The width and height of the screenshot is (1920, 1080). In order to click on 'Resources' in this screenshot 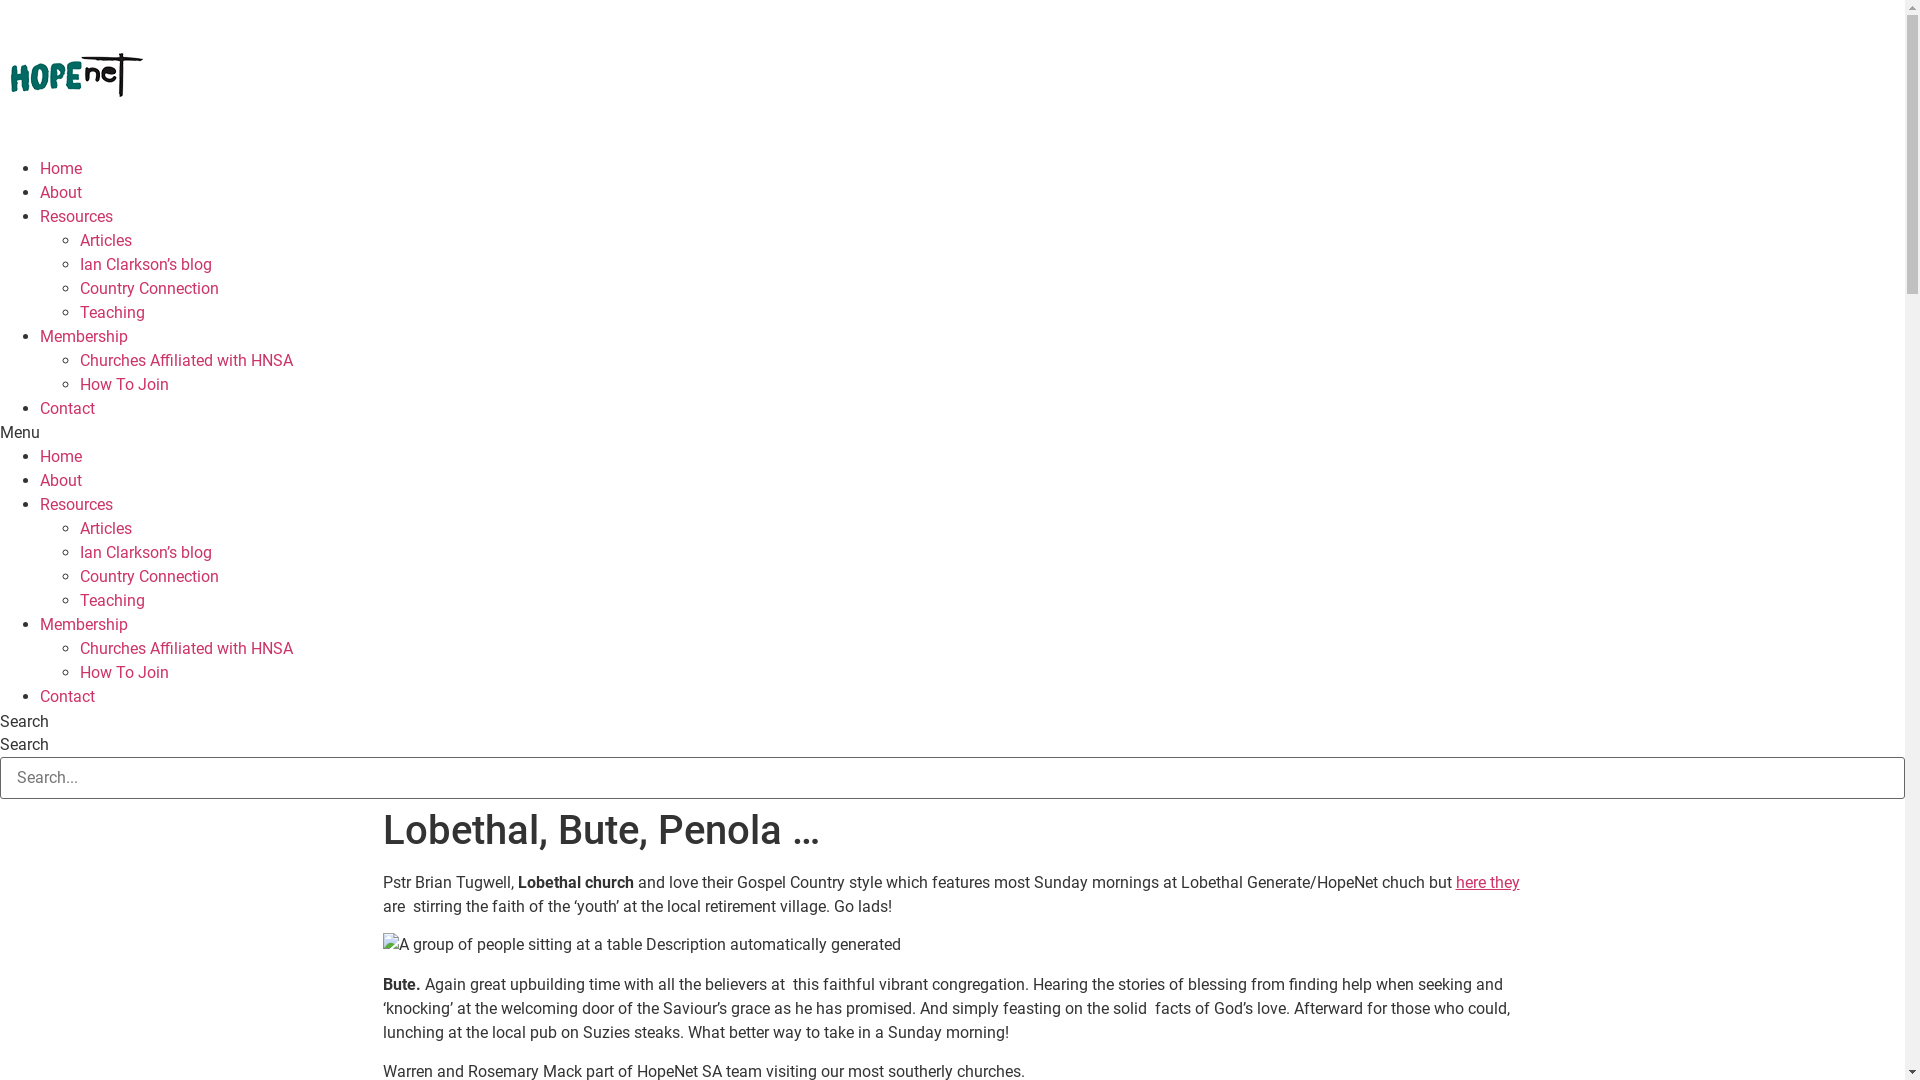, I will do `click(76, 503)`.